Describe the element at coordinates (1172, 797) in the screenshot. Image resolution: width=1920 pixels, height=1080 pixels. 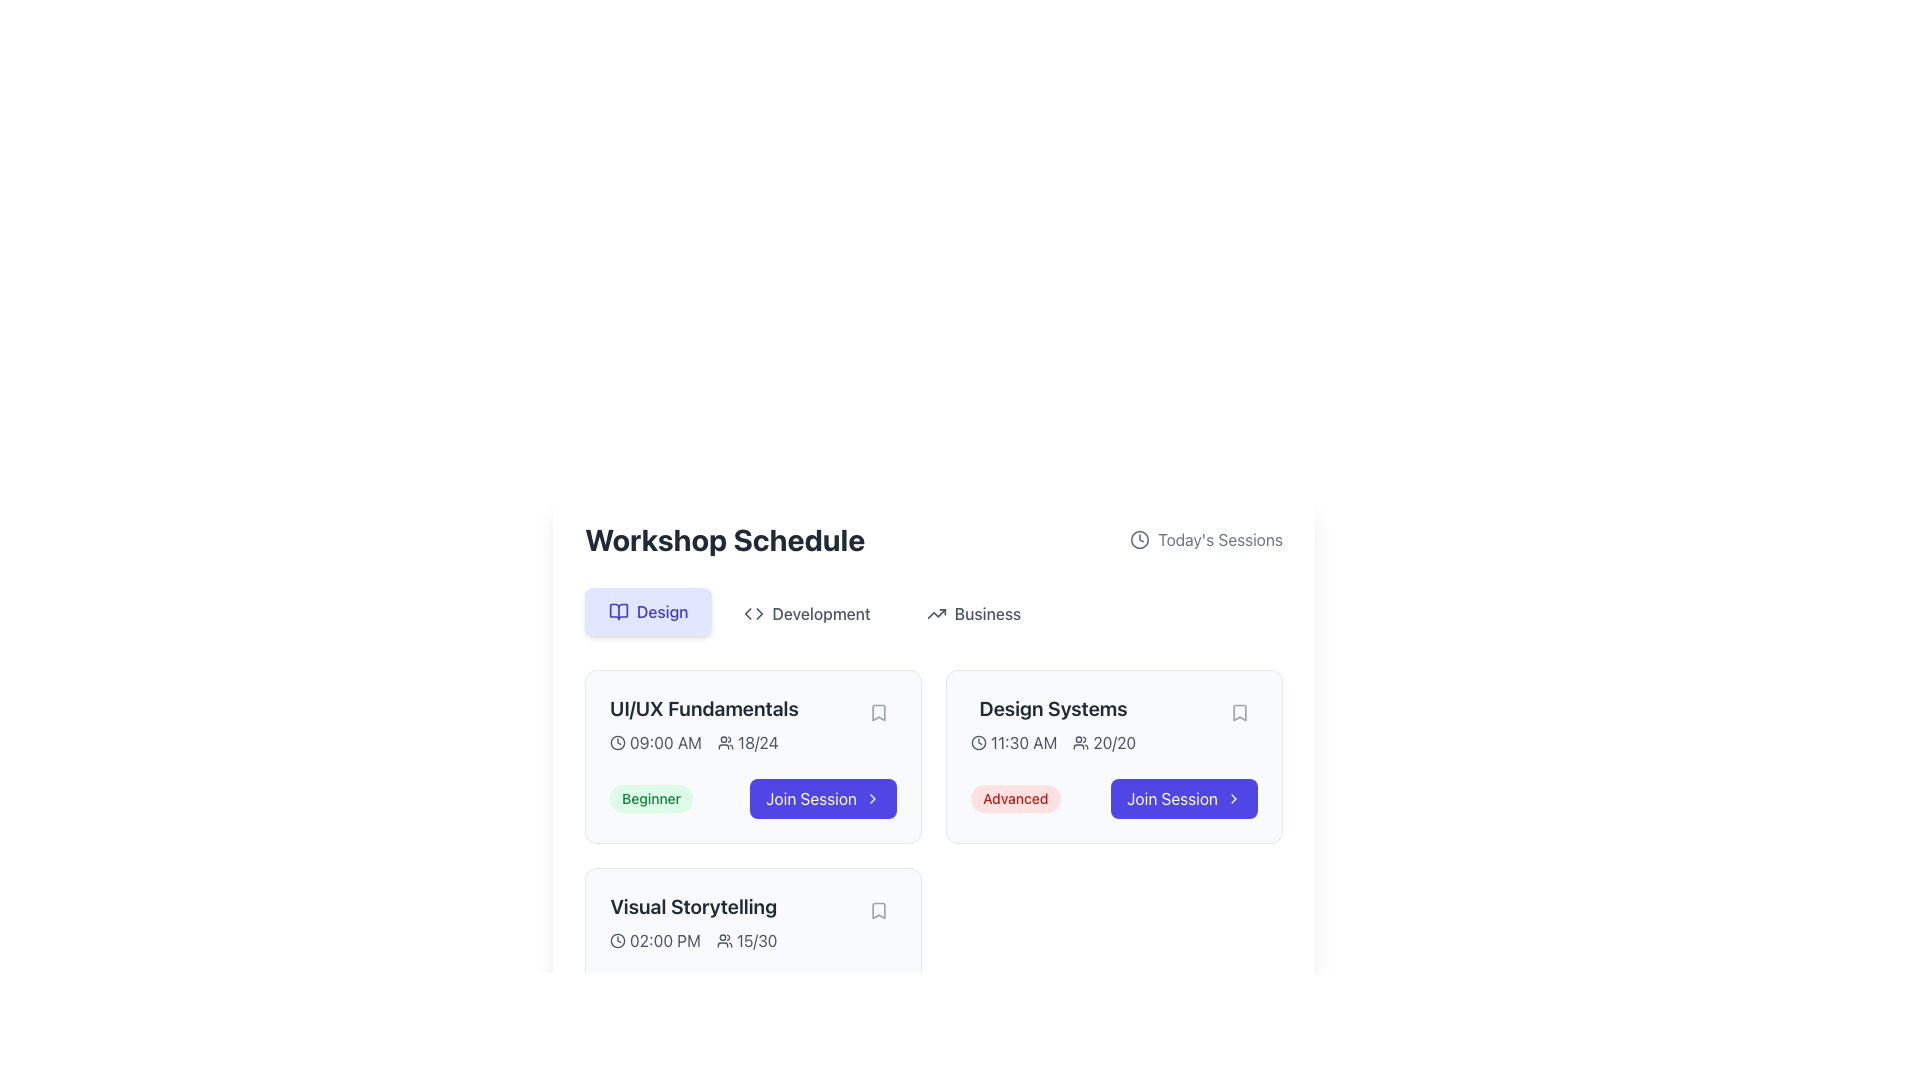
I see `the central text label of the interactive button that allows users to join the 'Design Systems' session located in the lower-right portion of the workshop card` at that location.